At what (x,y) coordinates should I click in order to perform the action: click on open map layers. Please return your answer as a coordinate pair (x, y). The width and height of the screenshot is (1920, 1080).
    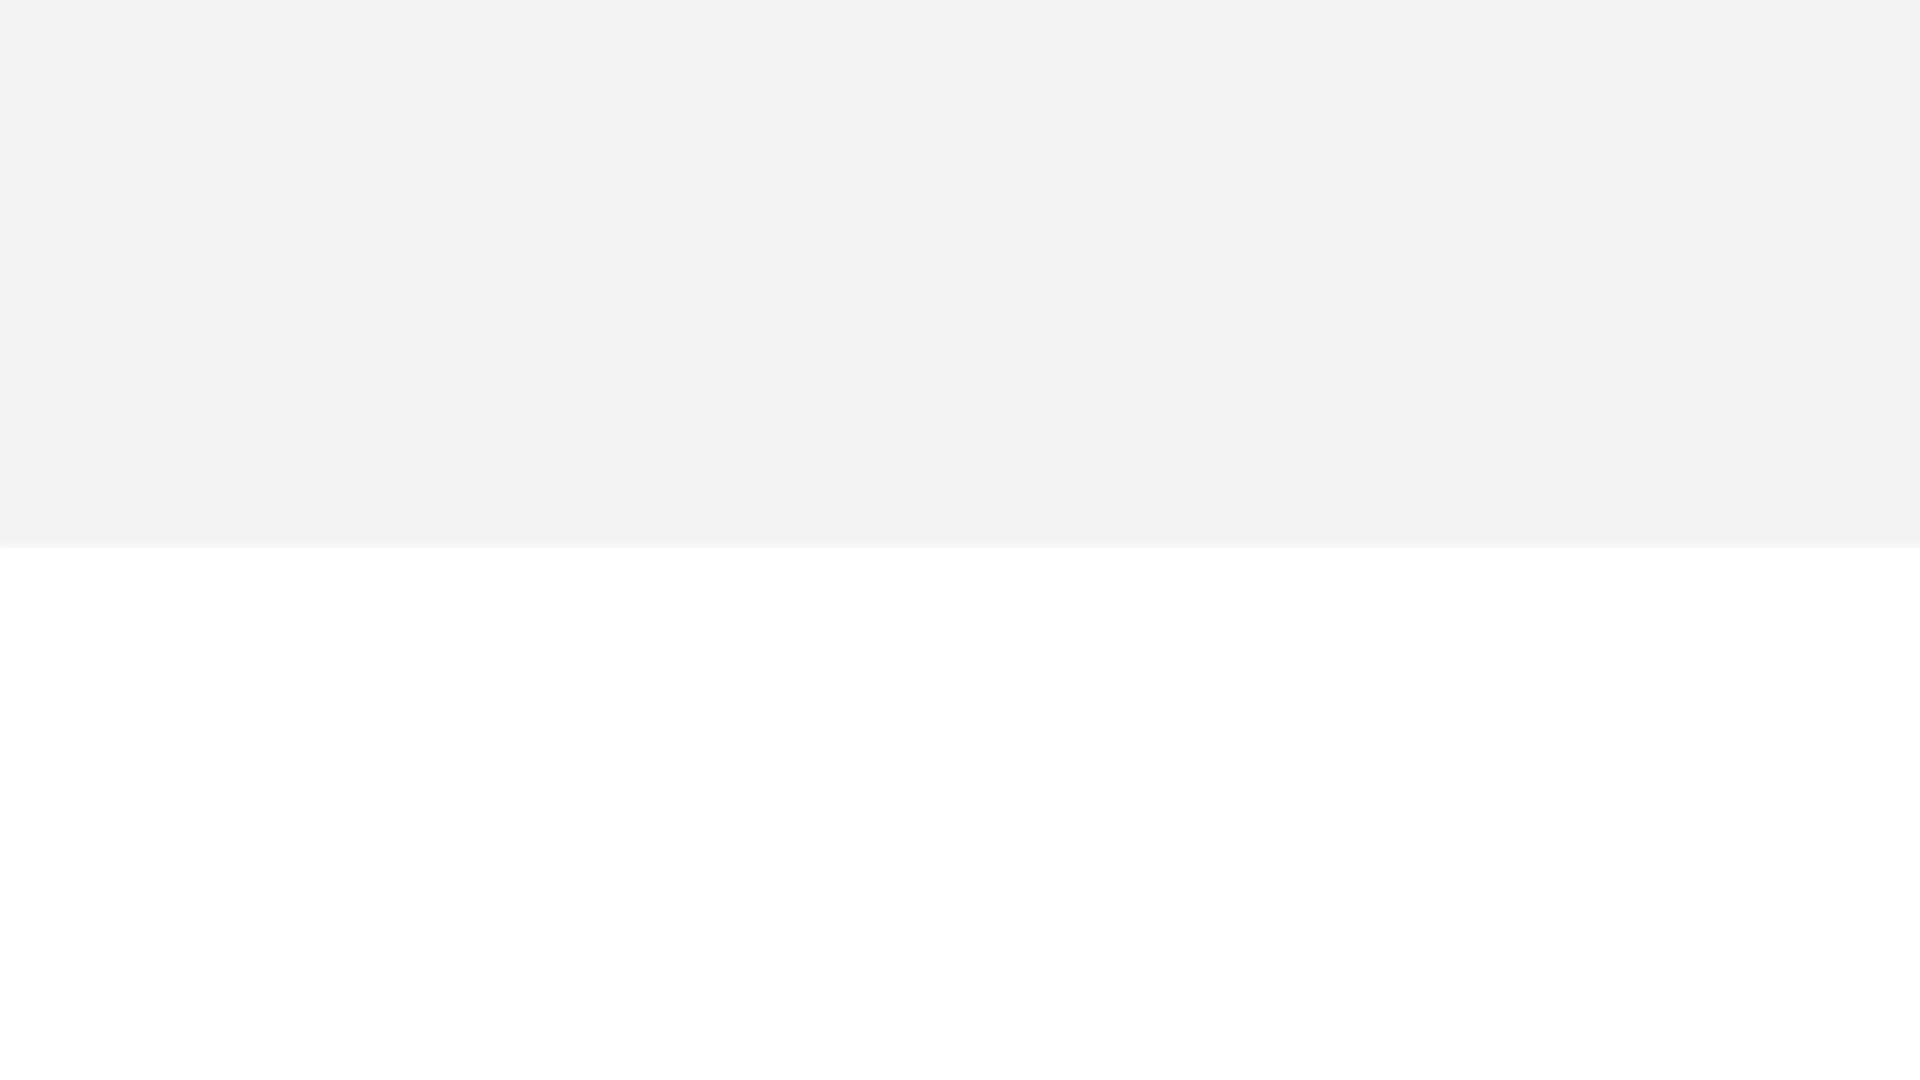
    Looking at the image, I should click on (1894, 108).